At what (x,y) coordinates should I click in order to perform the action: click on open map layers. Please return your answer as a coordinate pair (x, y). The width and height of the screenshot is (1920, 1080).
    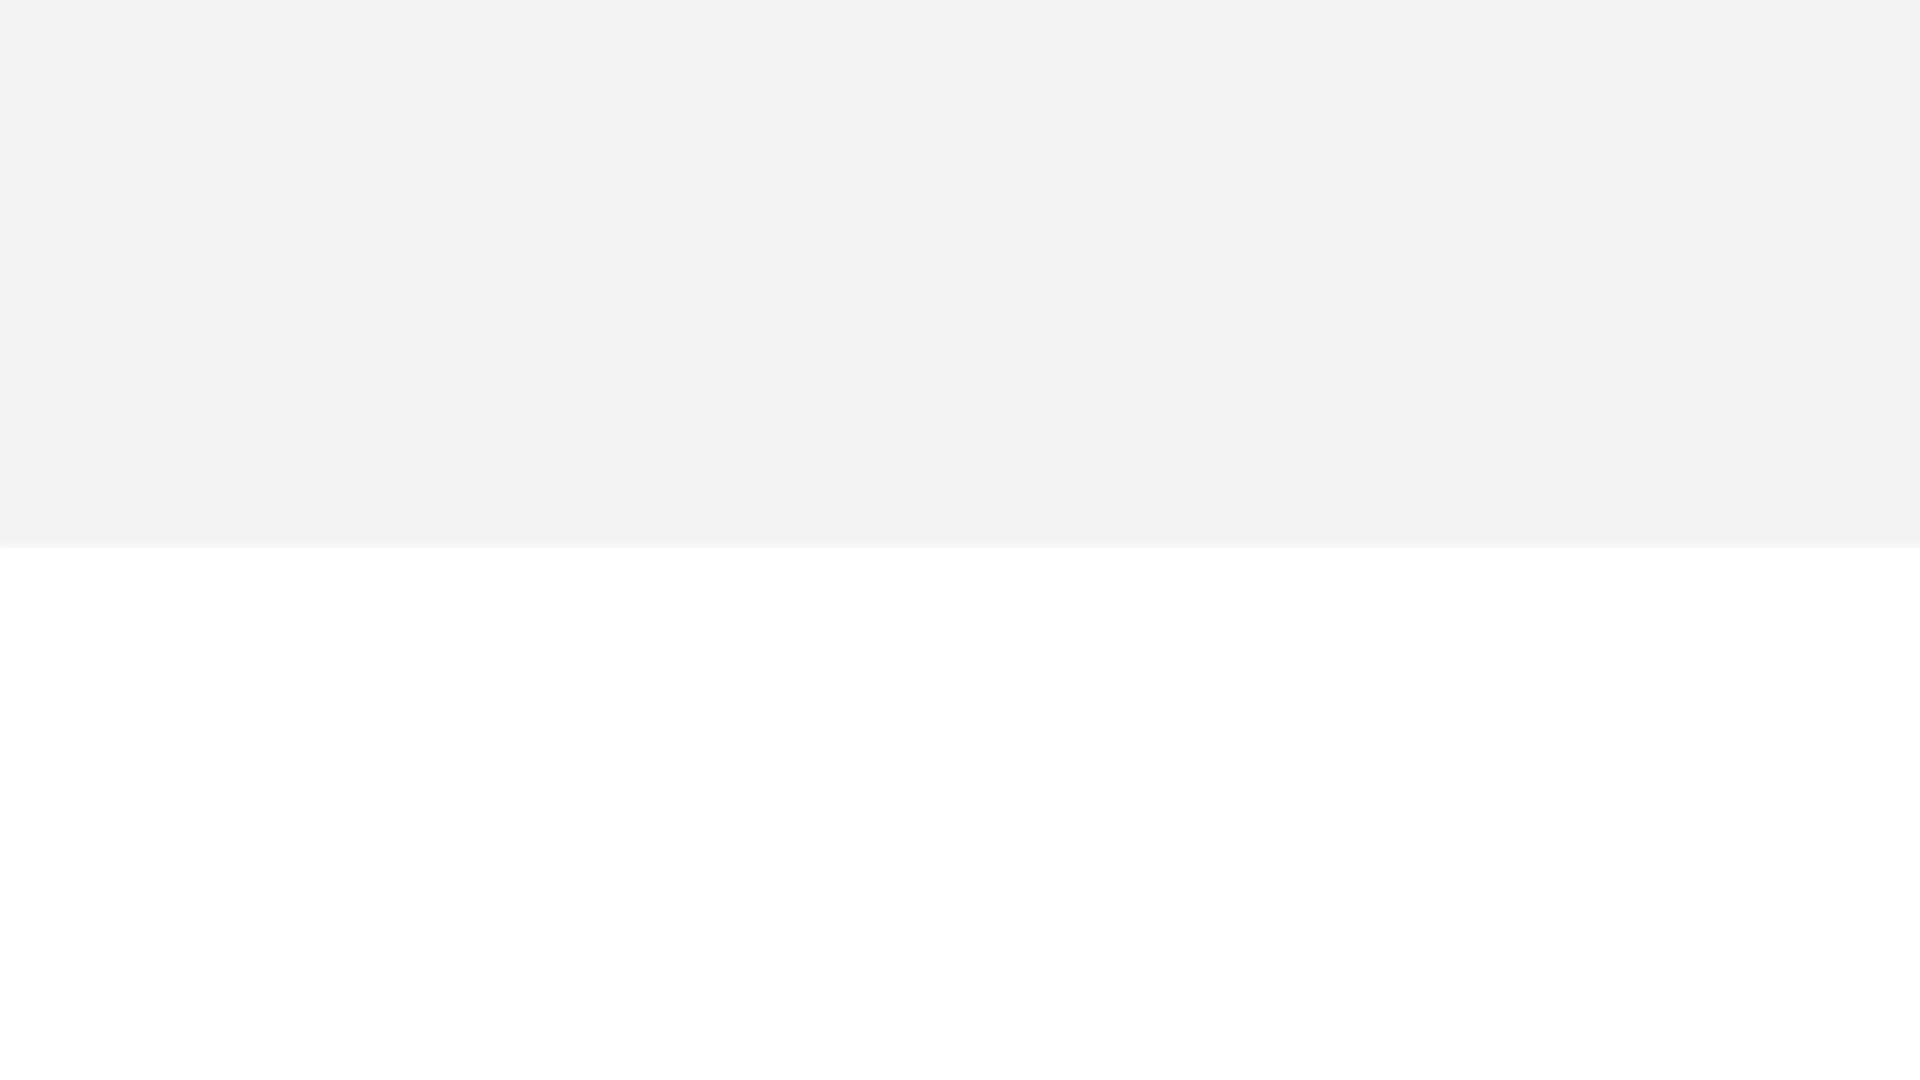
    Looking at the image, I should click on (1894, 108).